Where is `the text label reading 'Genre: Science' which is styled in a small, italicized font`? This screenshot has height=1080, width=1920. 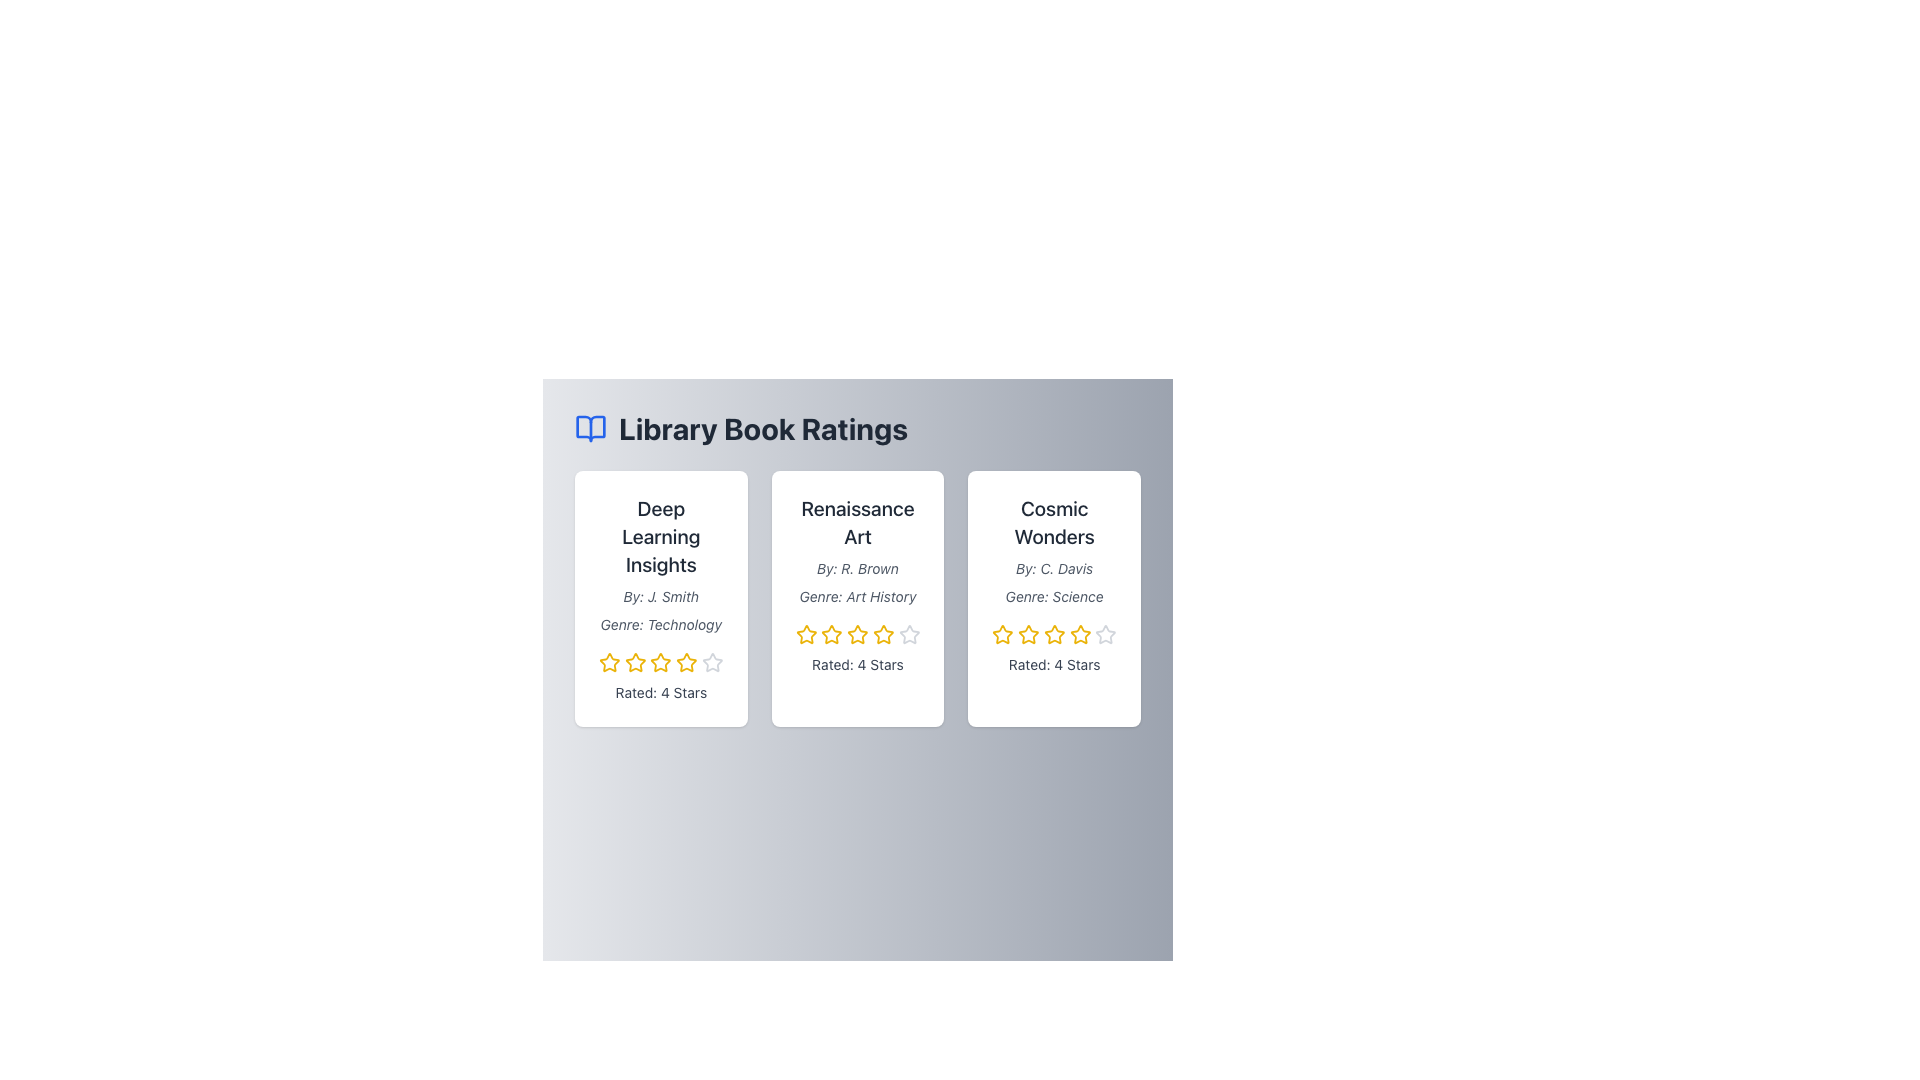 the text label reading 'Genre: Science' which is styled in a small, italicized font is located at coordinates (1053, 596).